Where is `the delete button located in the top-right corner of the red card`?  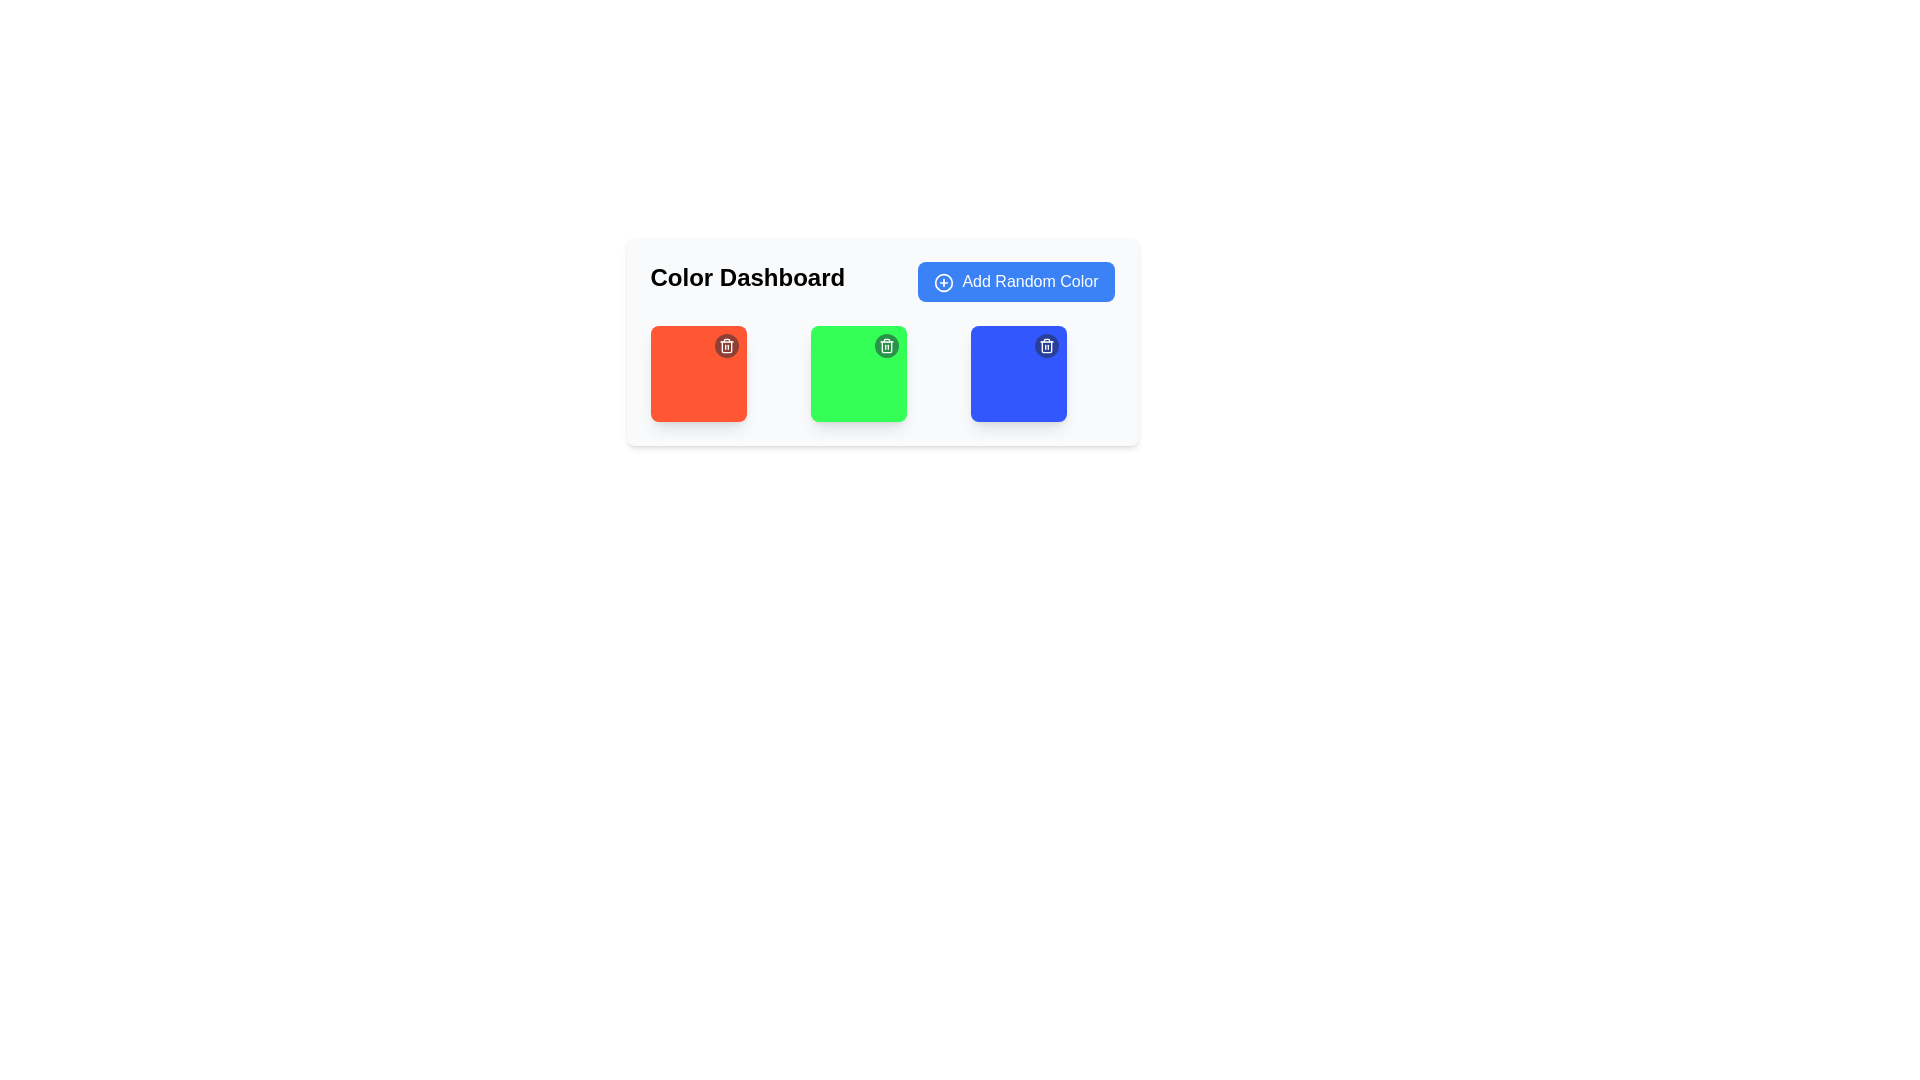 the delete button located in the top-right corner of the red card is located at coordinates (725, 345).